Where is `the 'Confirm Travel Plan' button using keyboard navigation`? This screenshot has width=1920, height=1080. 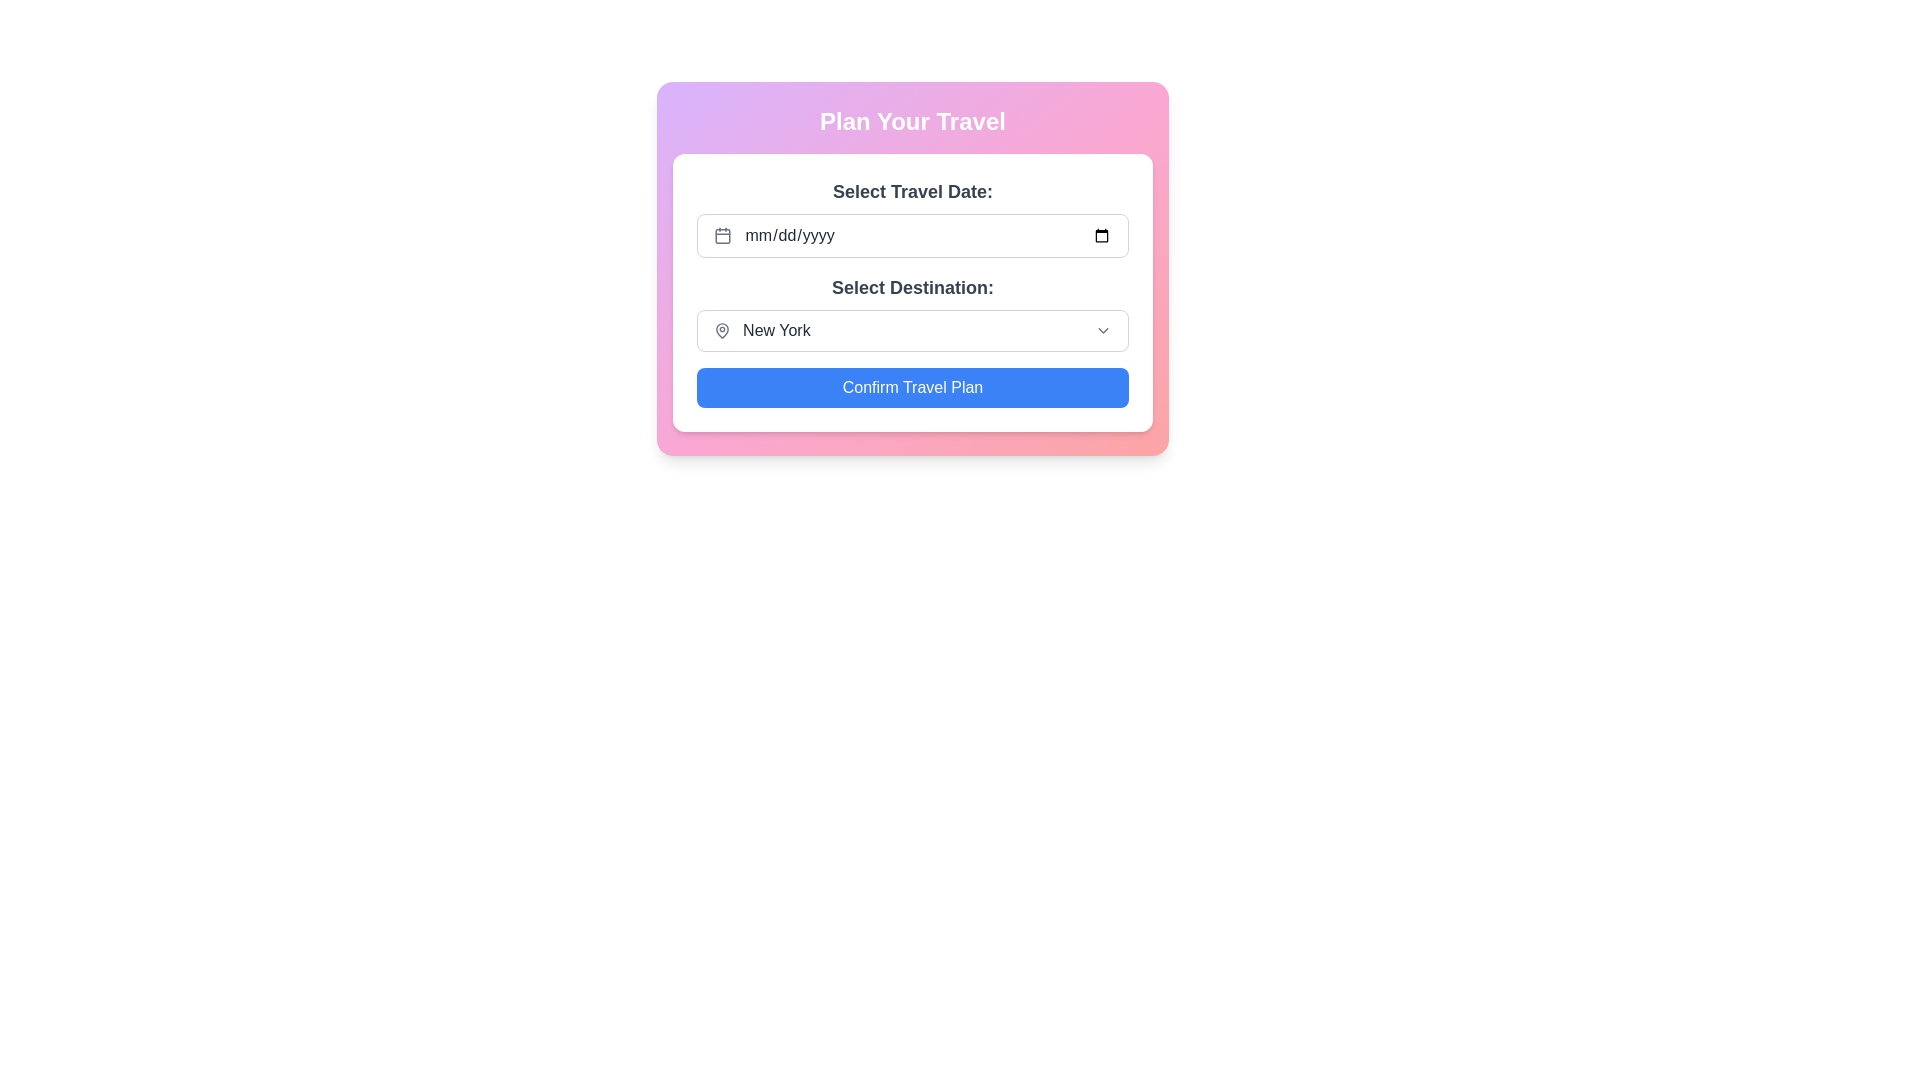 the 'Confirm Travel Plan' button using keyboard navigation is located at coordinates (911, 388).